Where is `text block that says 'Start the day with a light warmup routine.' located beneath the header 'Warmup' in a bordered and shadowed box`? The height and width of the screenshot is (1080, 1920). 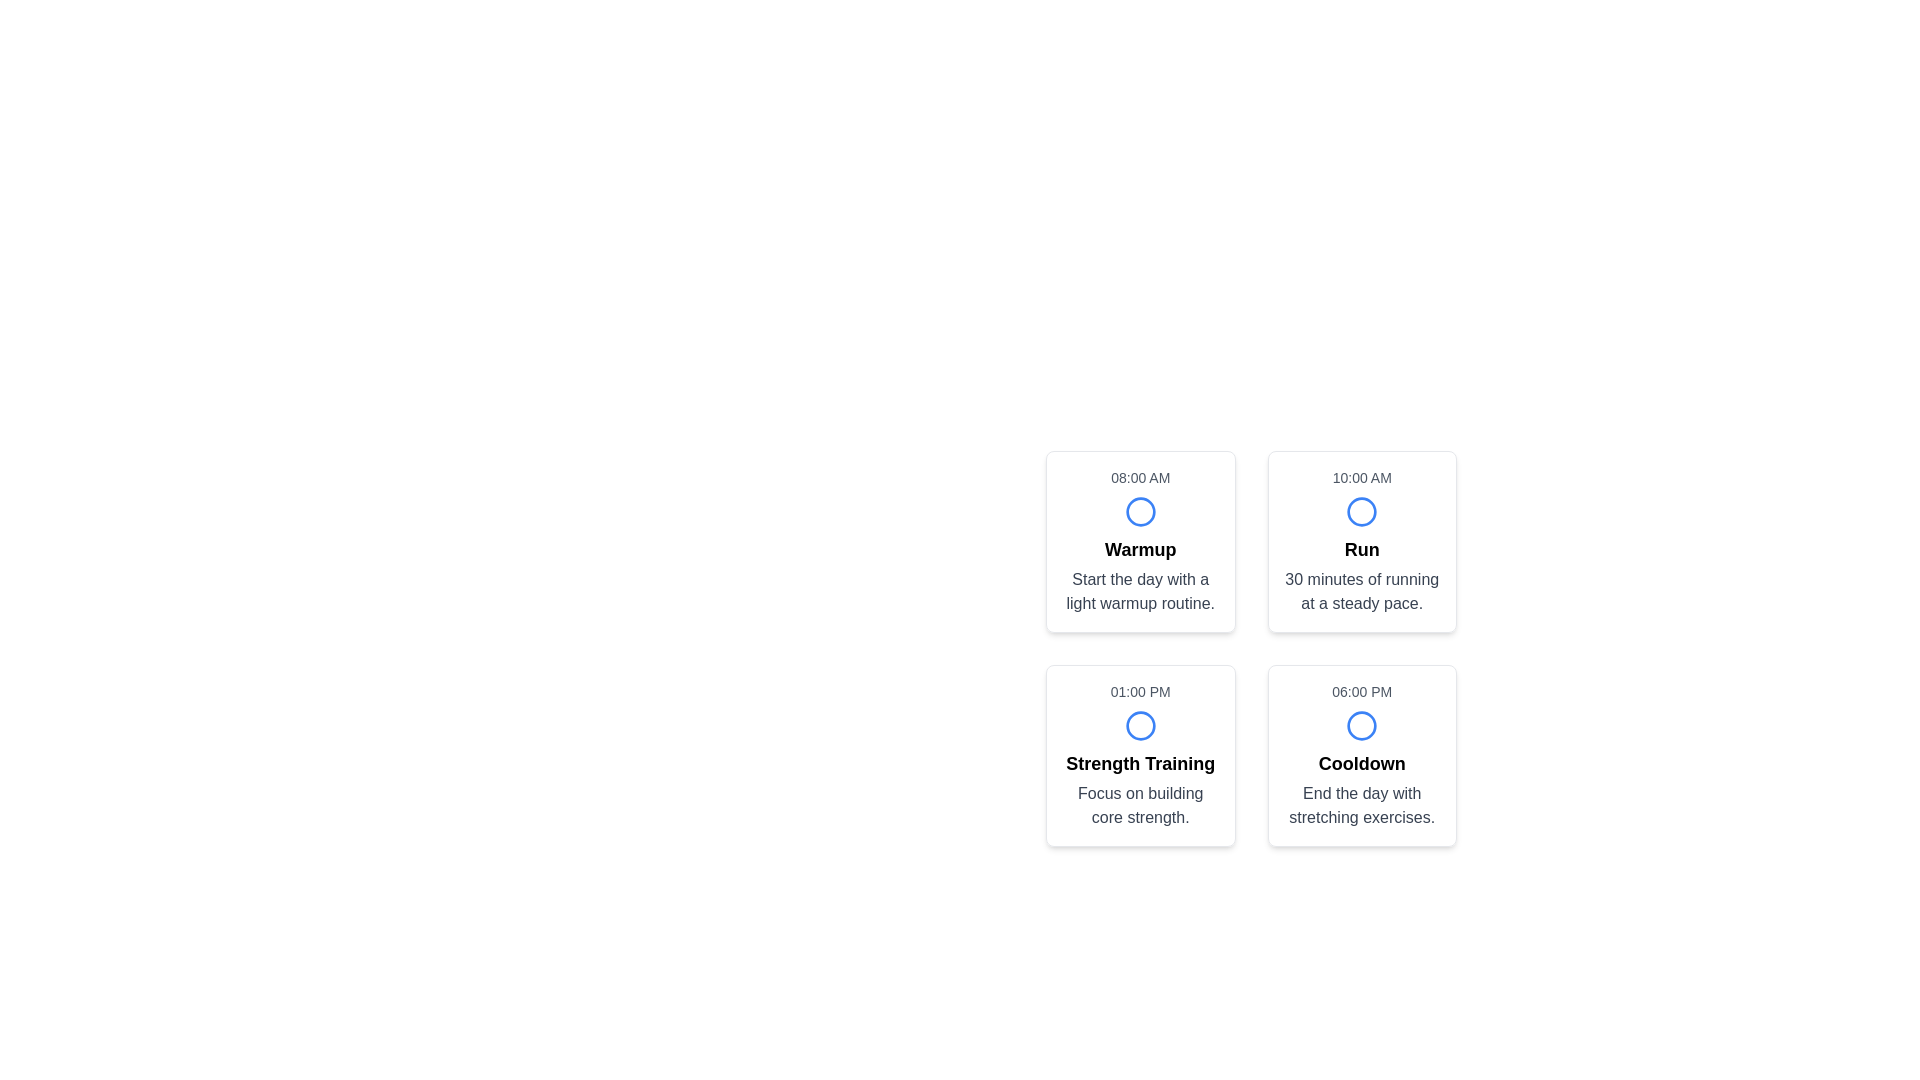 text block that says 'Start the day with a light warmup routine.' located beneath the header 'Warmup' in a bordered and shadowed box is located at coordinates (1140, 590).